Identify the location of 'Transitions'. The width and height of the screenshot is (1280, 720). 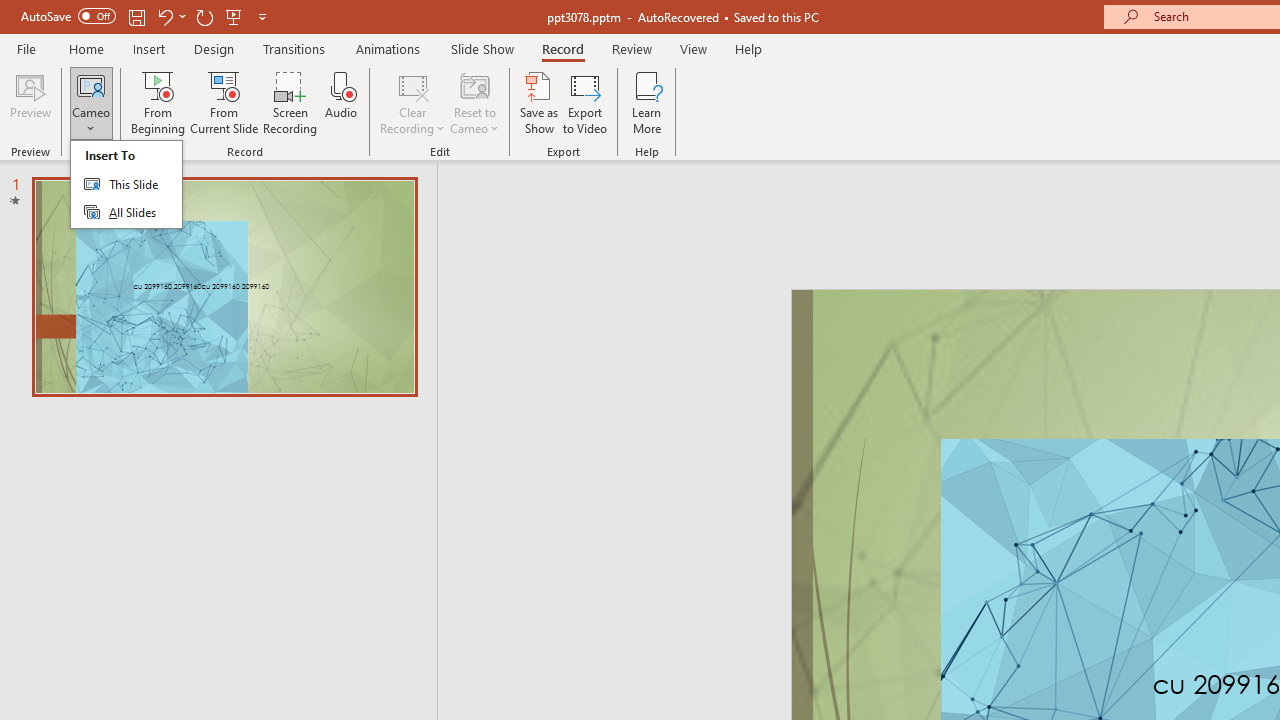
(294, 48).